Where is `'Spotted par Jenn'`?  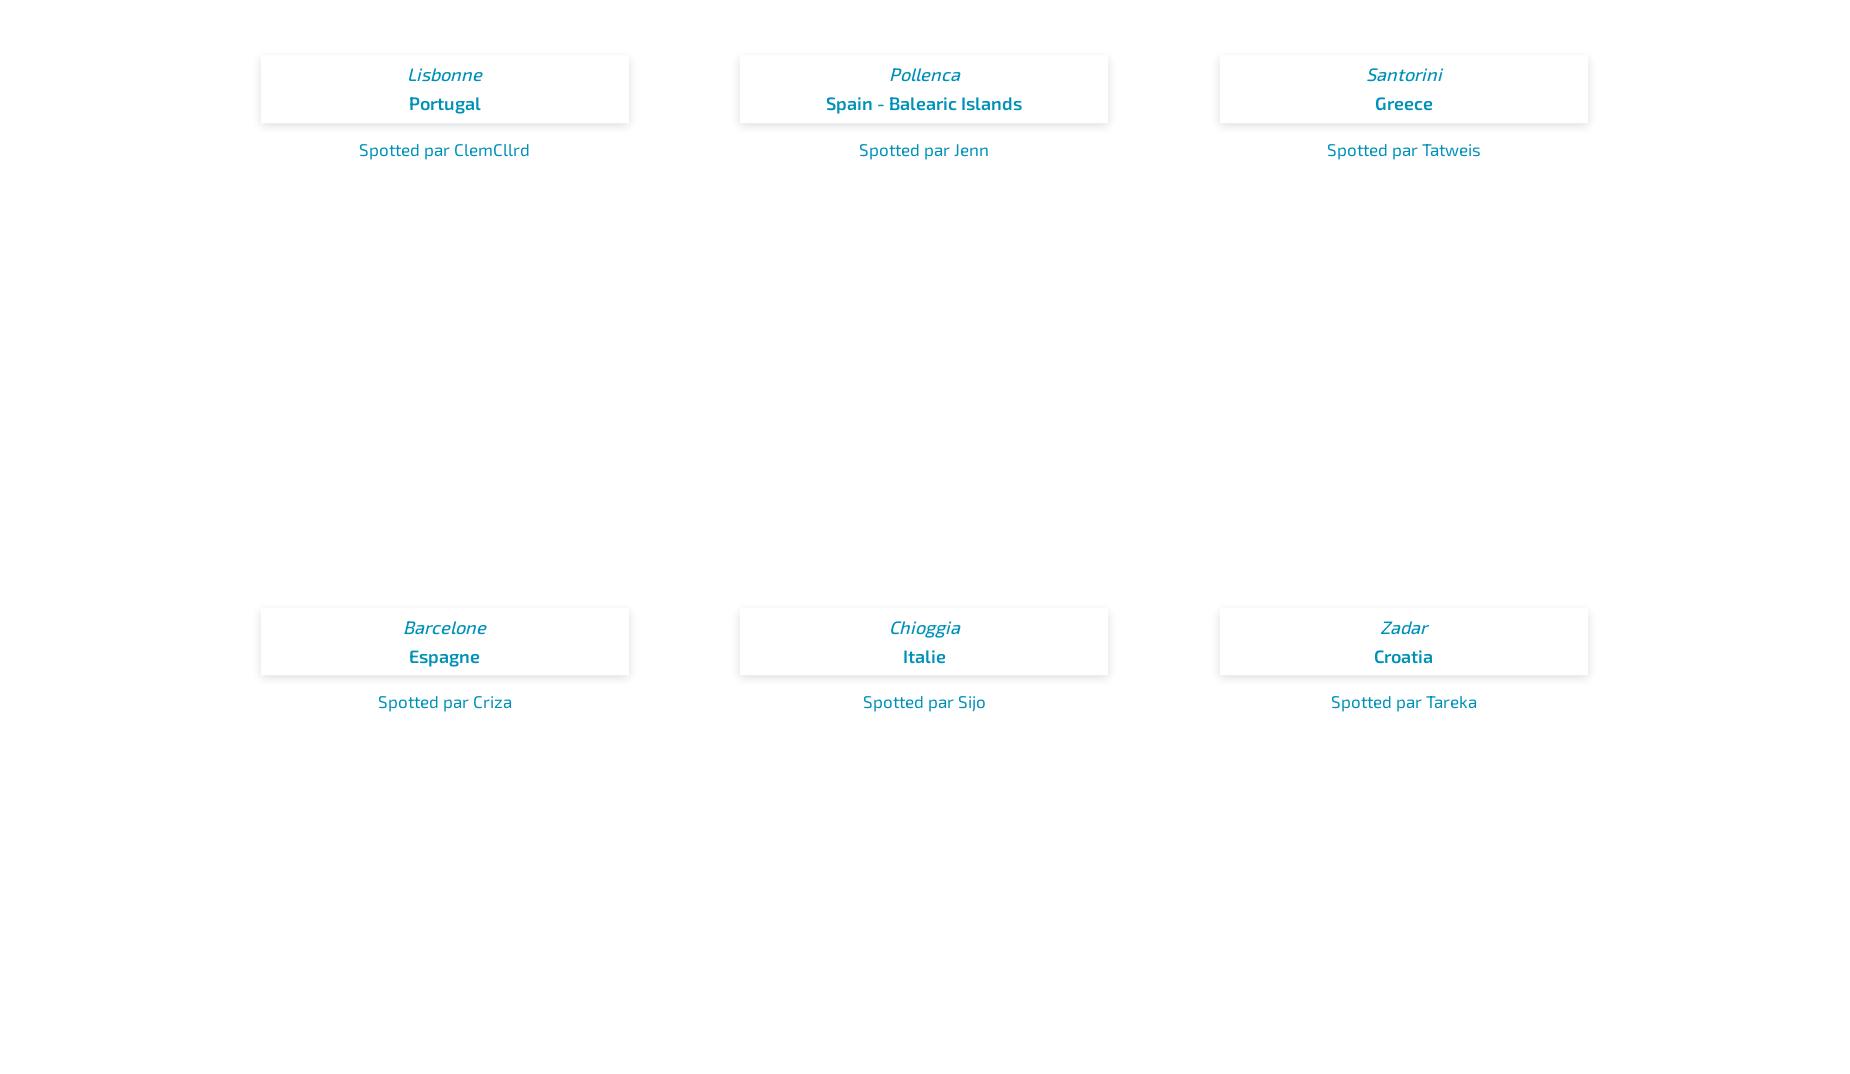 'Spotted par Jenn' is located at coordinates (924, 146).